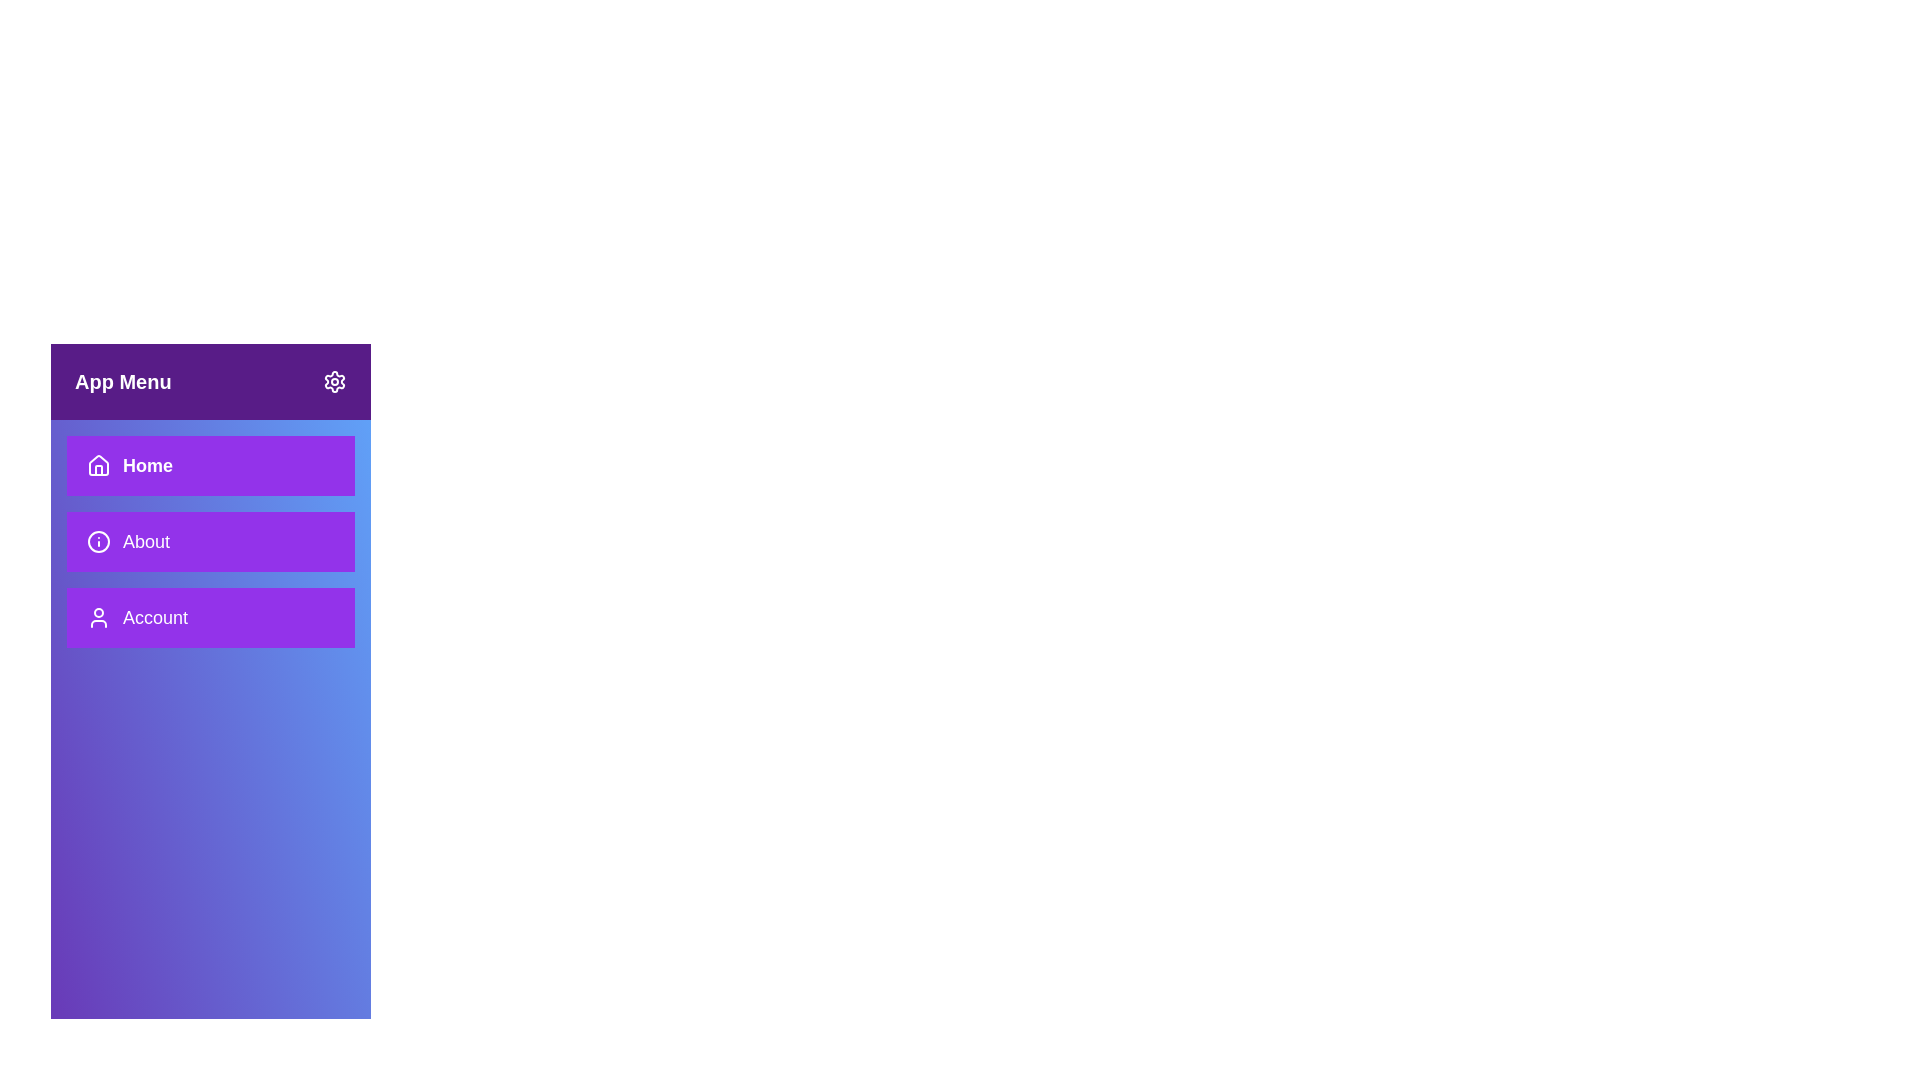  What do you see at coordinates (211, 616) in the screenshot?
I see `the Account section from the sidebar menu` at bounding box center [211, 616].